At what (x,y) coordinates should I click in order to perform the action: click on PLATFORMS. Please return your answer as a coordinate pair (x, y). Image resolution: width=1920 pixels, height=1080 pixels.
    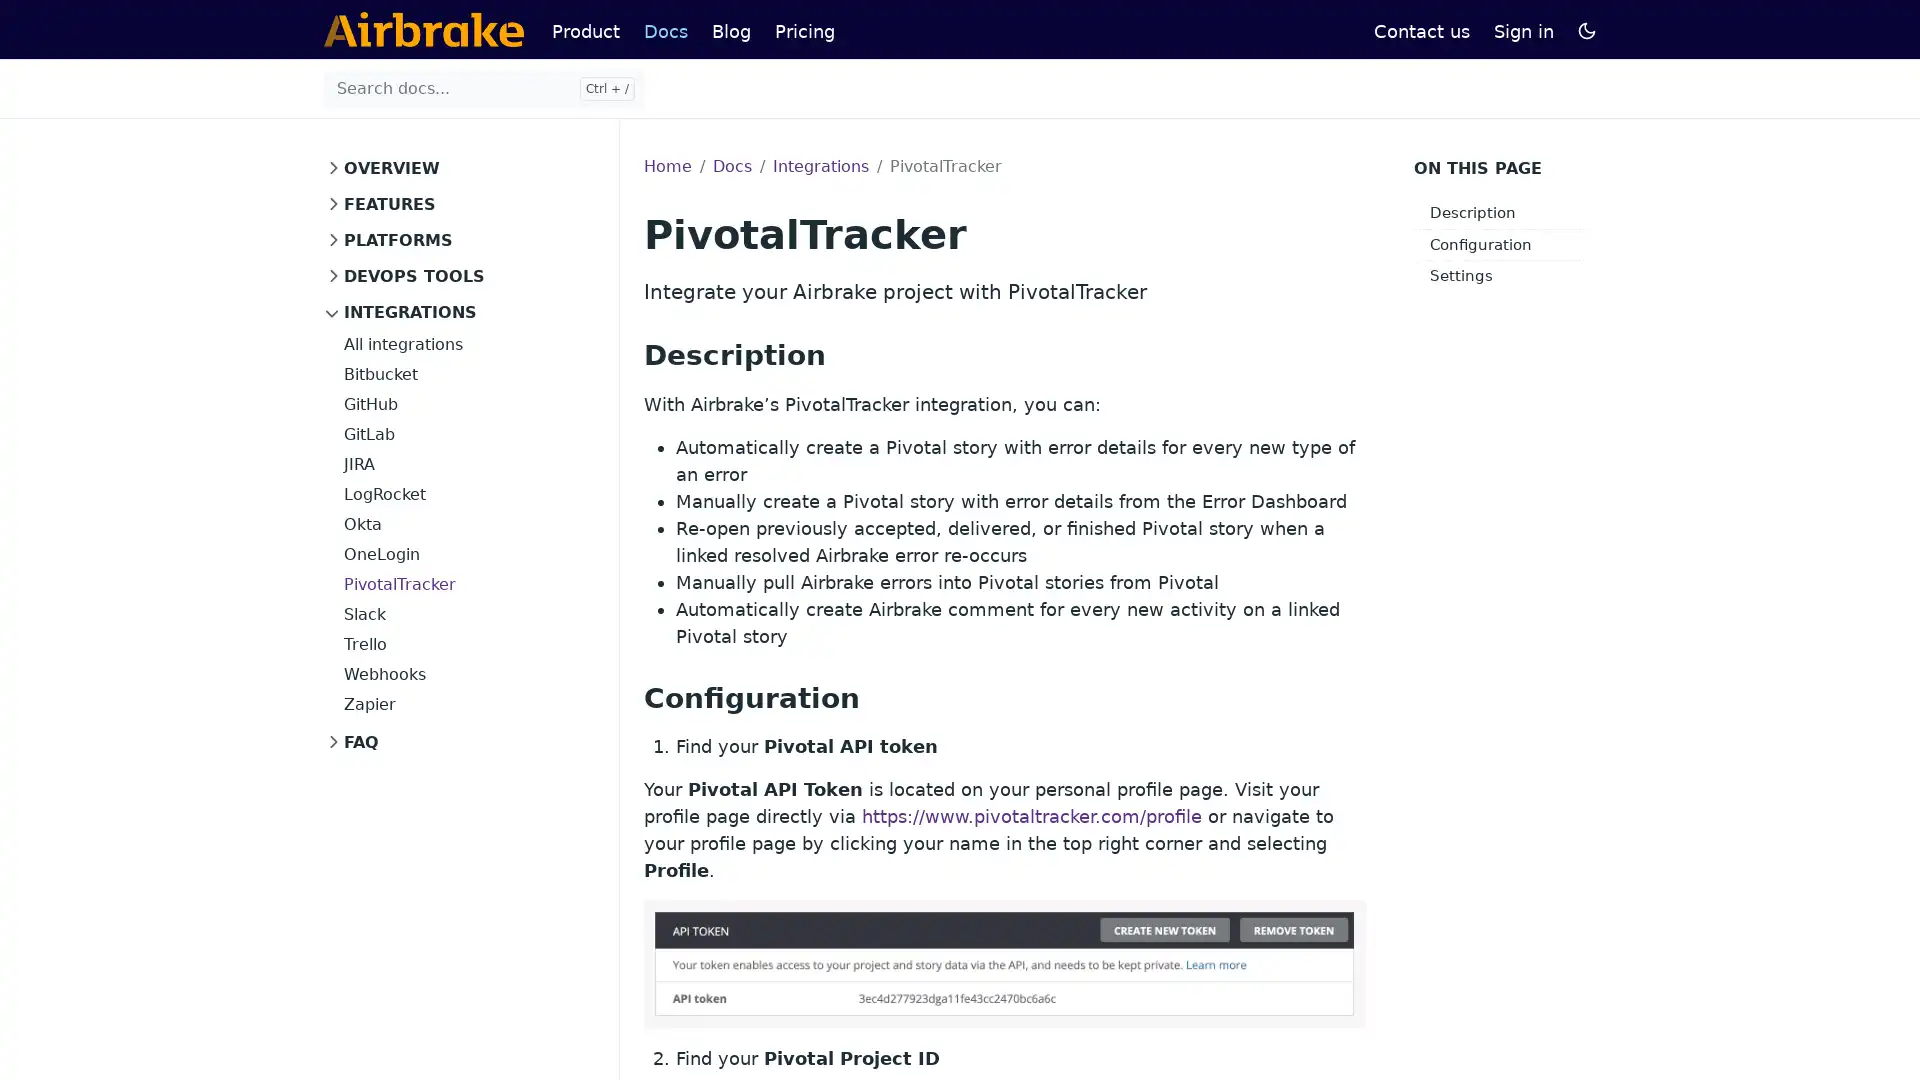
    Looking at the image, I should click on (392, 239).